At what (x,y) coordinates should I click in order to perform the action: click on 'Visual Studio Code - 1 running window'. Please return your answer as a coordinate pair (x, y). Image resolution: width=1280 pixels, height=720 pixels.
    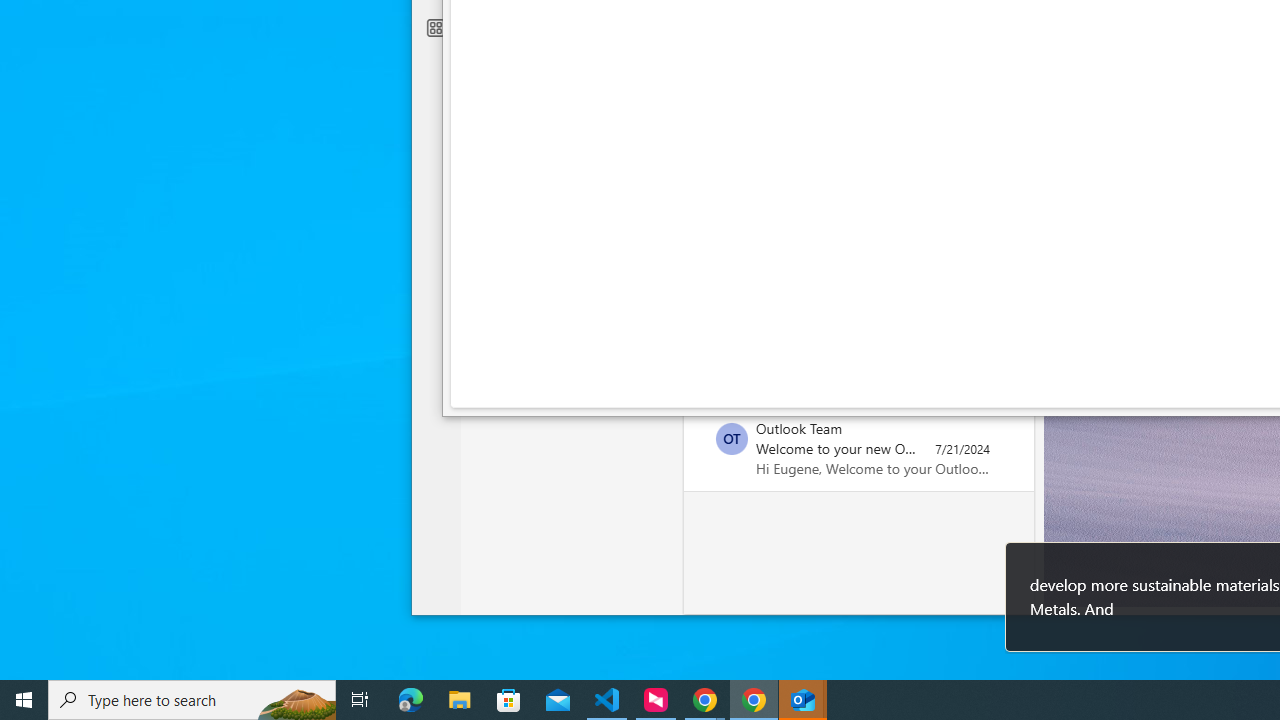
    Looking at the image, I should click on (606, 698).